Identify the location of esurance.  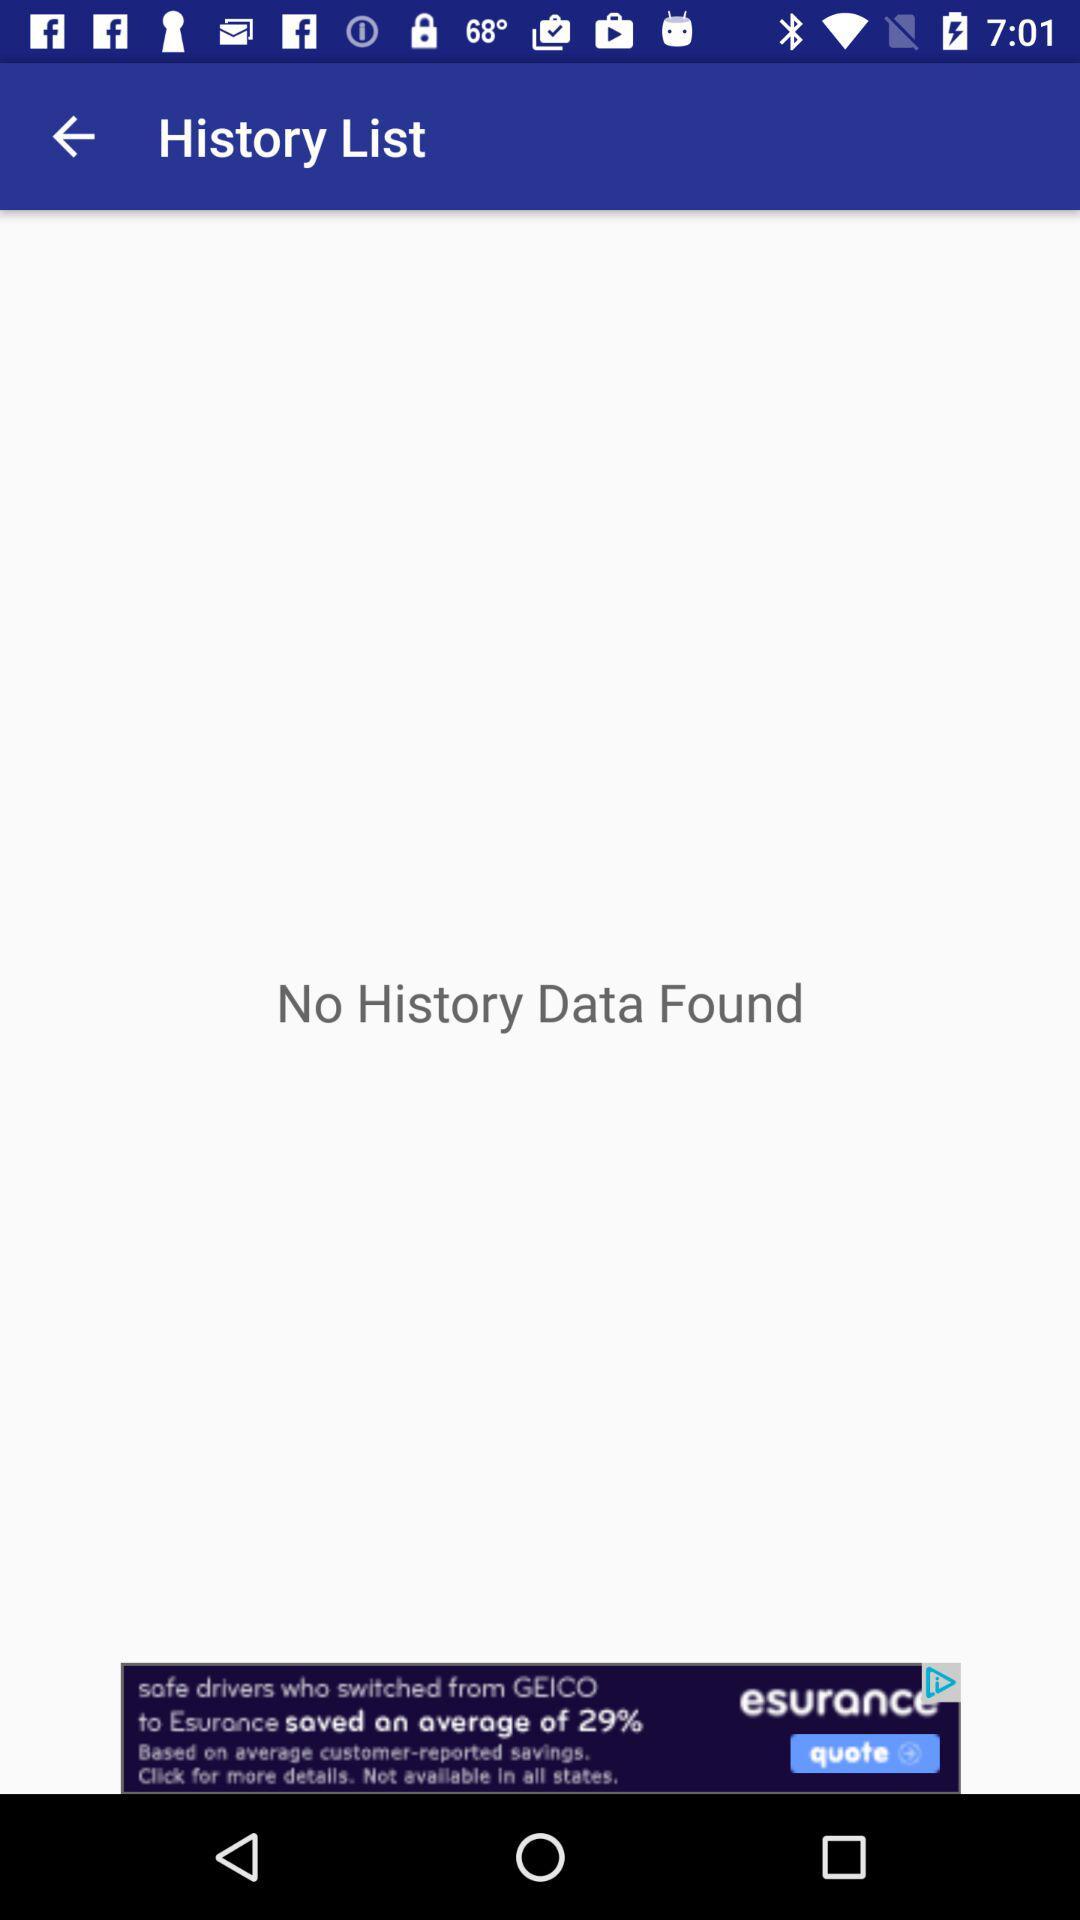
(540, 1727).